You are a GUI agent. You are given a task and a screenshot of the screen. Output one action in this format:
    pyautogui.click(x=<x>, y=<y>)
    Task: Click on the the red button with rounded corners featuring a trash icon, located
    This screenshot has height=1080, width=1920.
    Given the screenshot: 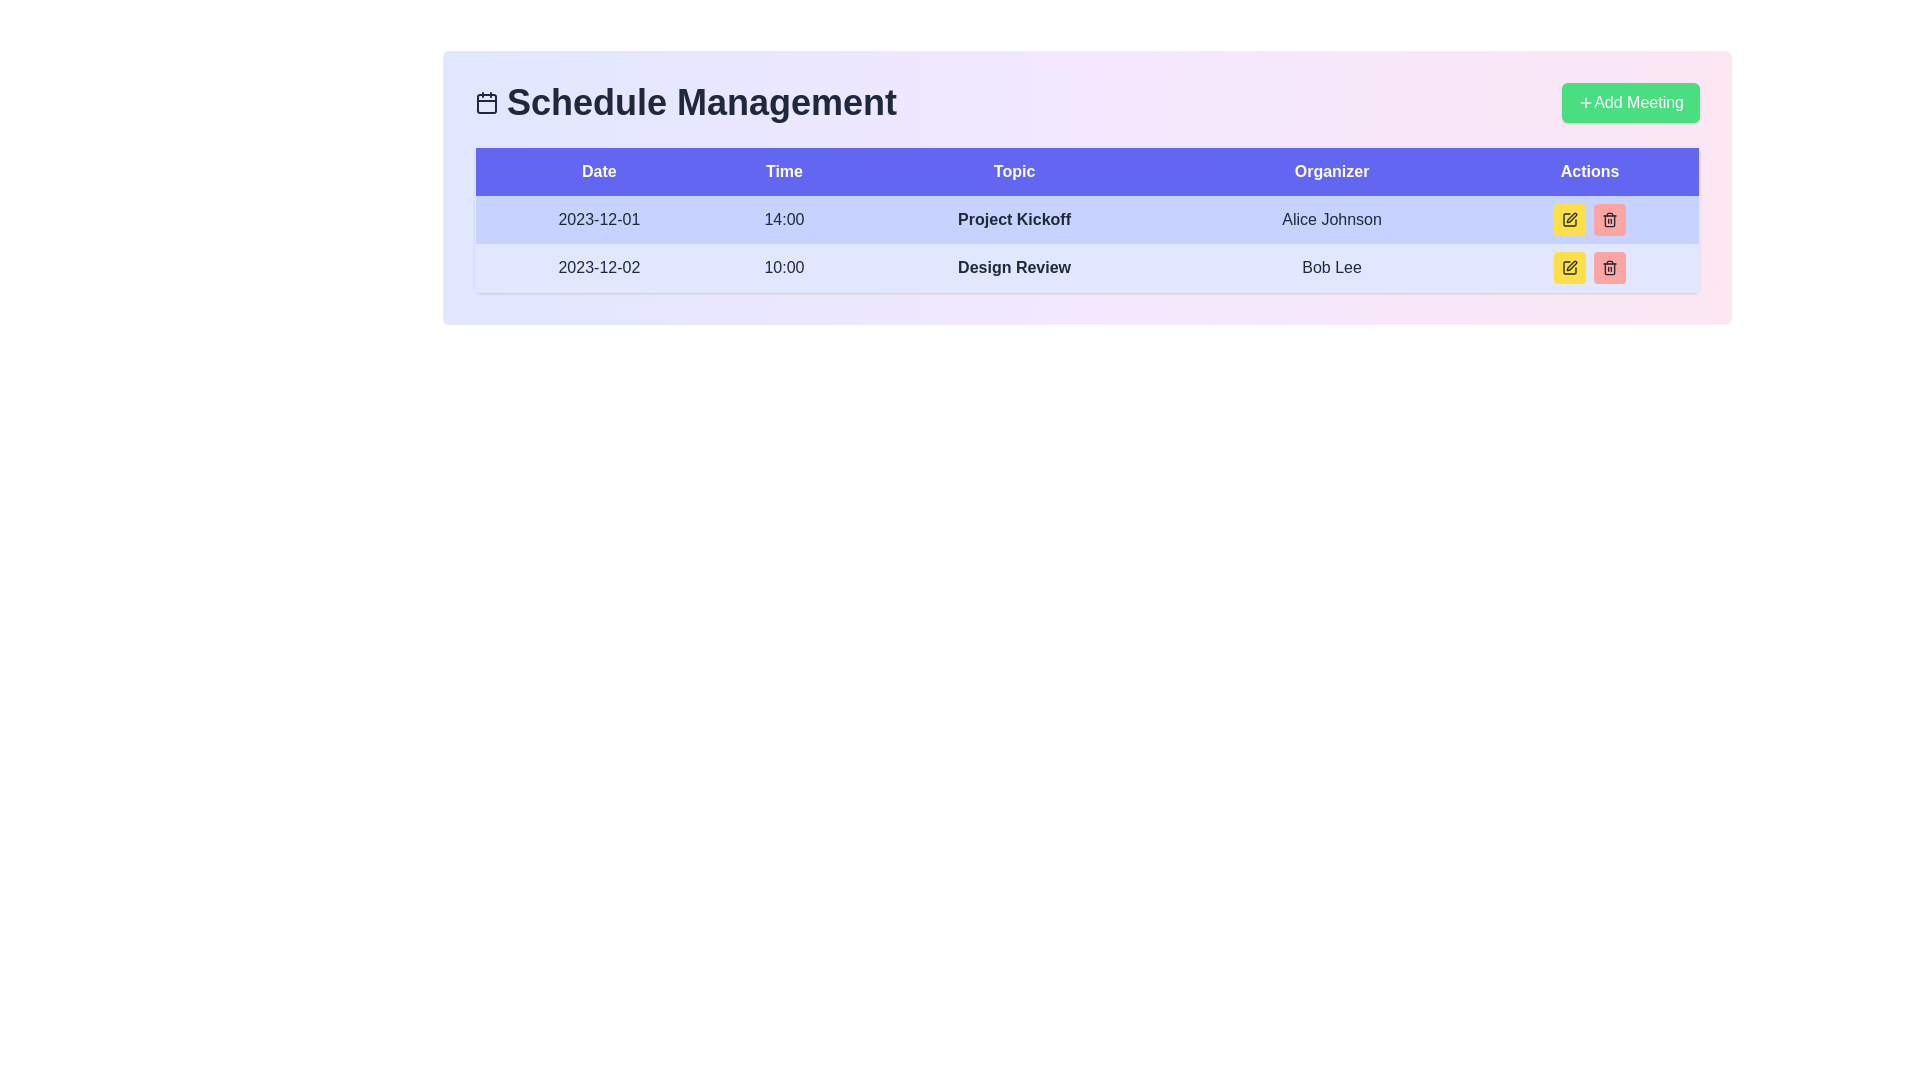 What is the action you would take?
    pyautogui.click(x=1609, y=219)
    